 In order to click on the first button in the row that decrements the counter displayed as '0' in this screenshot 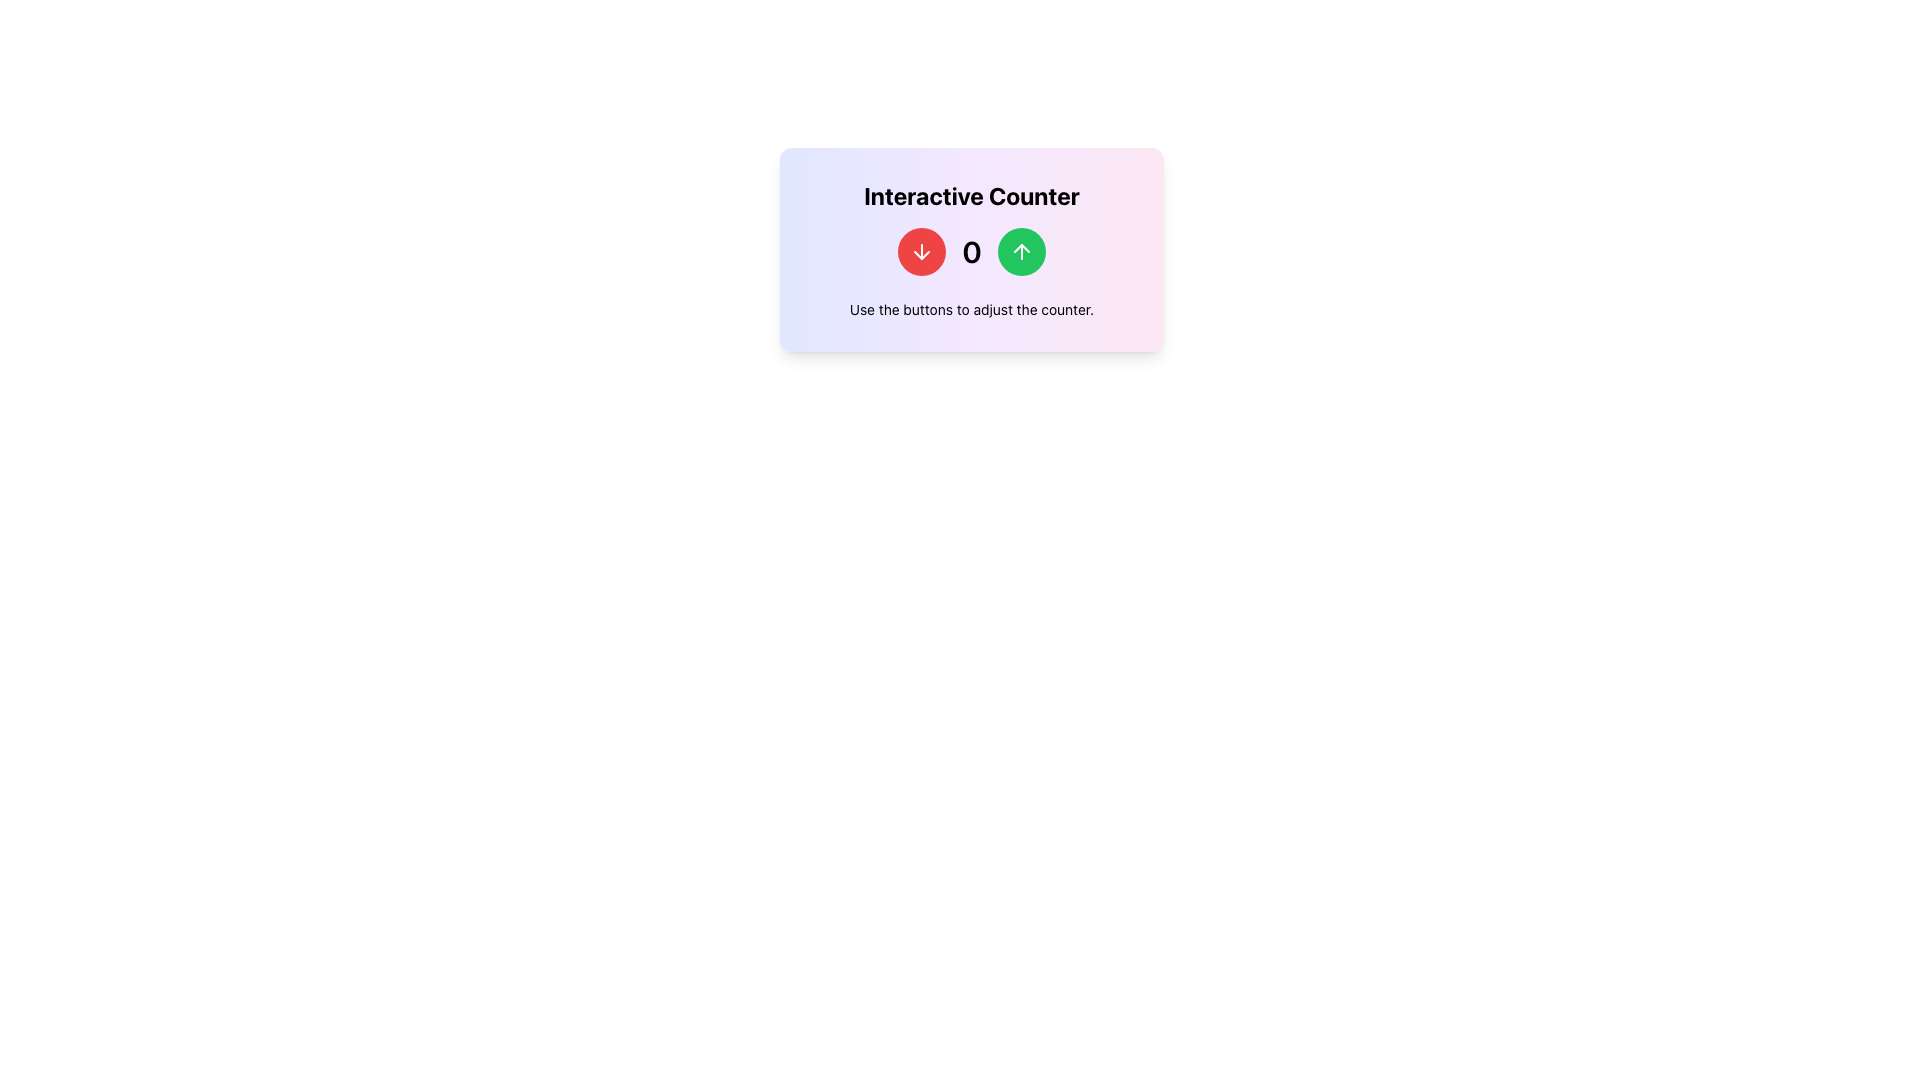, I will do `click(920, 250)`.